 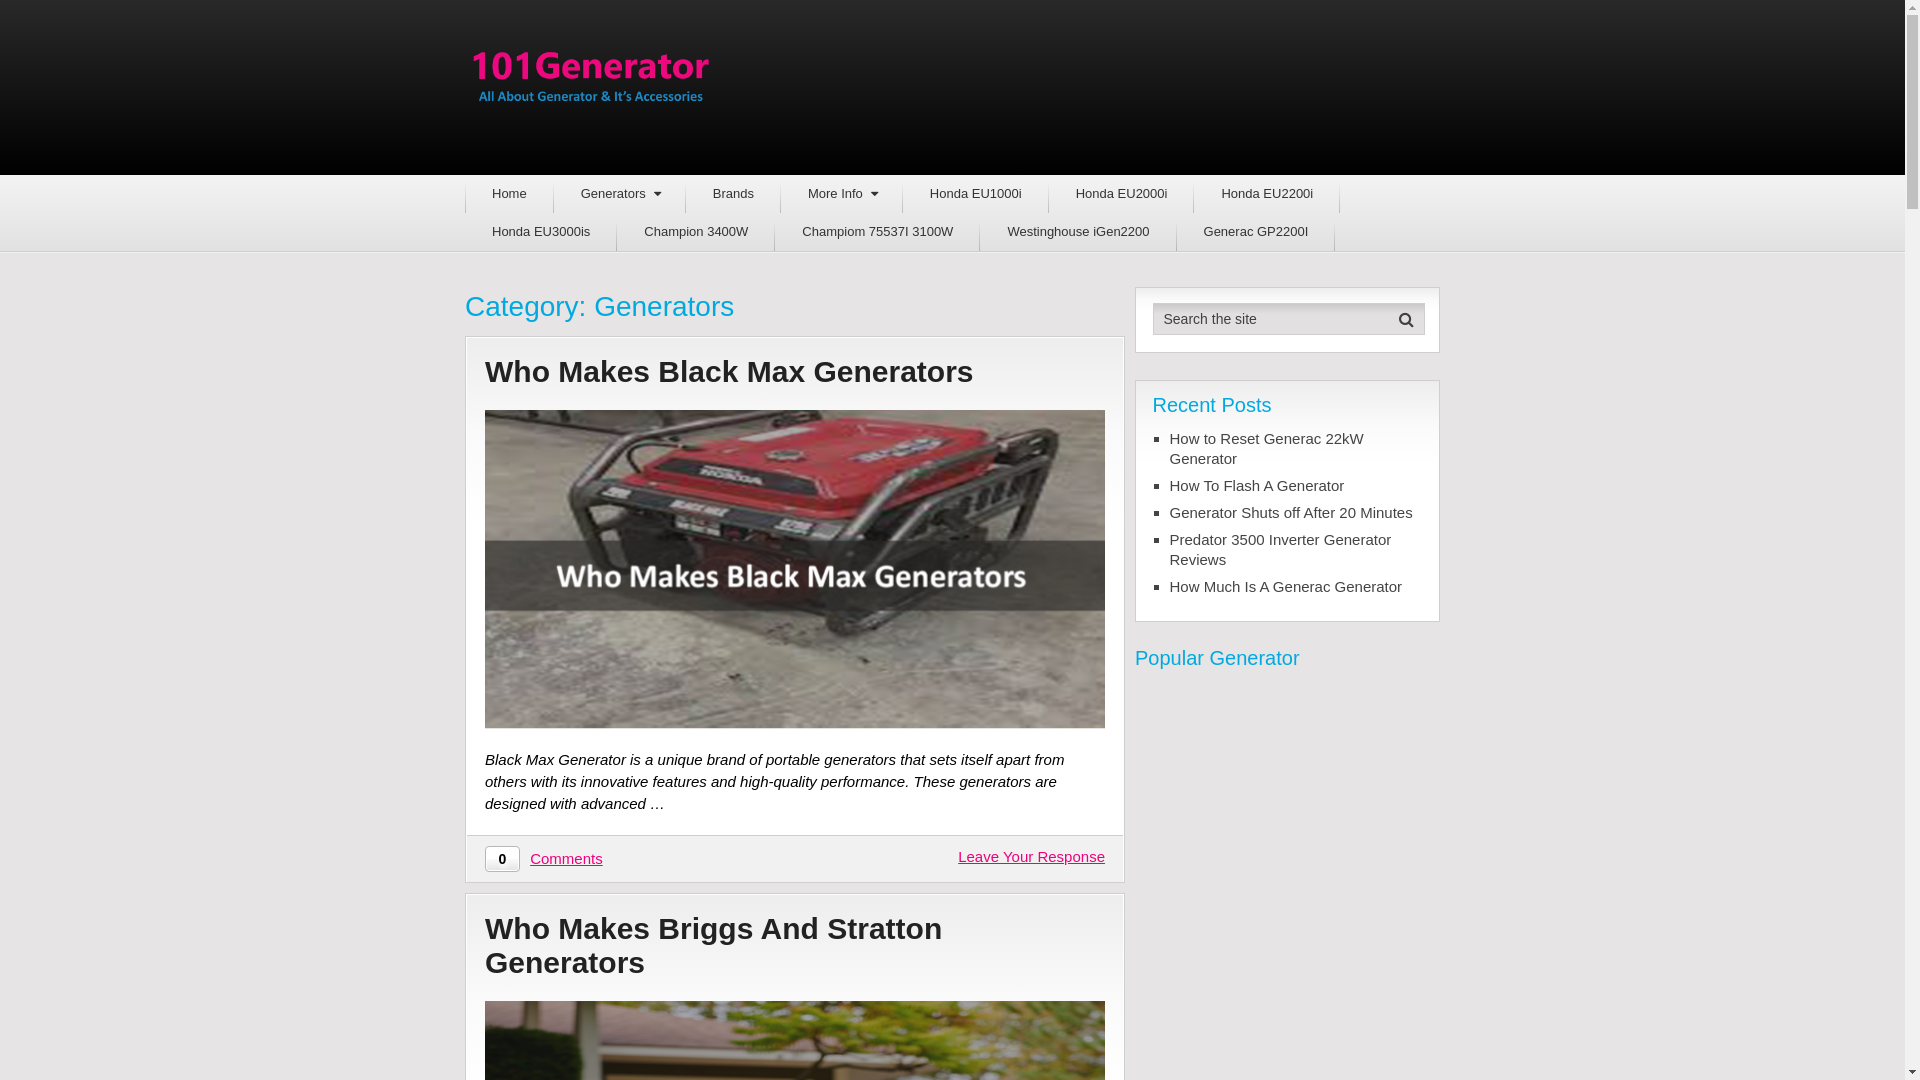 What do you see at coordinates (1255, 230) in the screenshot?
I see `'Generac GP2200I'` at bounding box center [1255, 230].